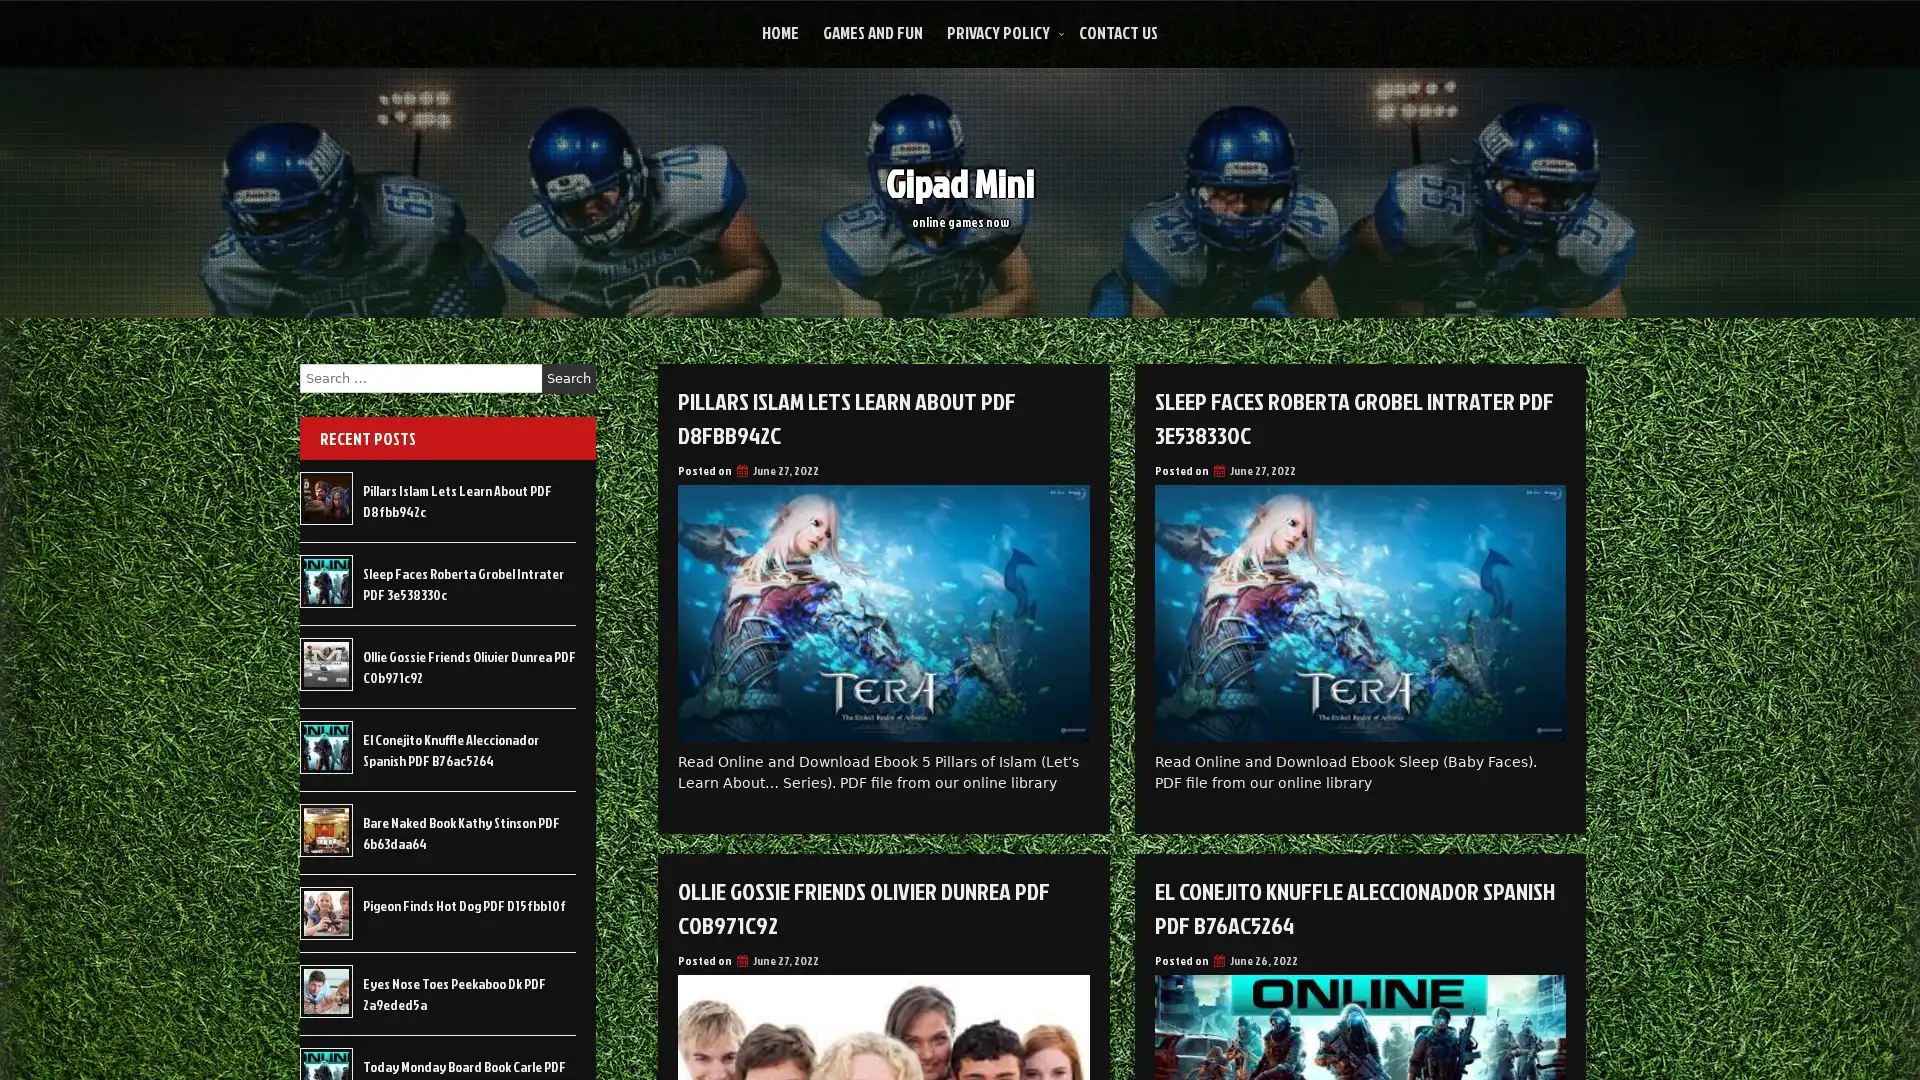  Describe the element at coordinates (568, 378) in the screenshot. I see `Search` at that location.